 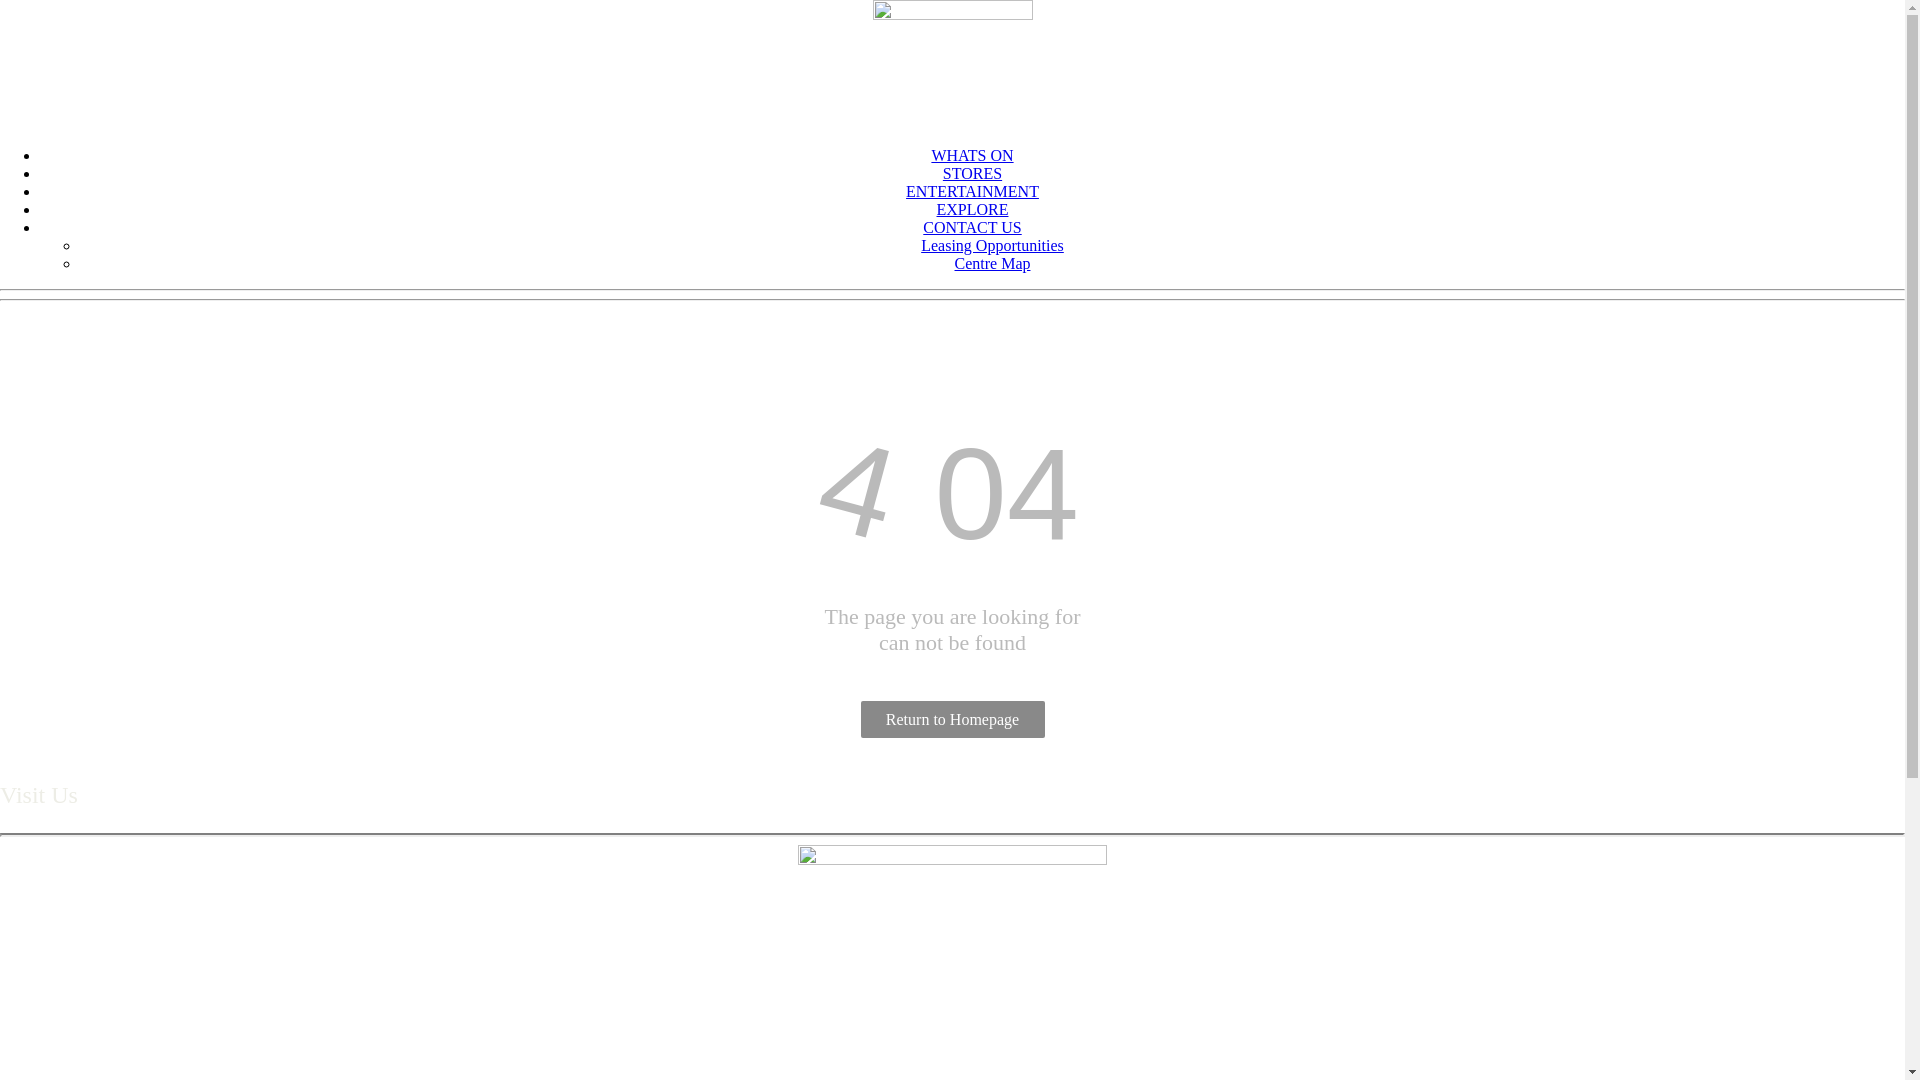 What do you see at coordinates (992, 262) in the screenshot?
I see `'Centre Map'` at bounding box center [992, 262].